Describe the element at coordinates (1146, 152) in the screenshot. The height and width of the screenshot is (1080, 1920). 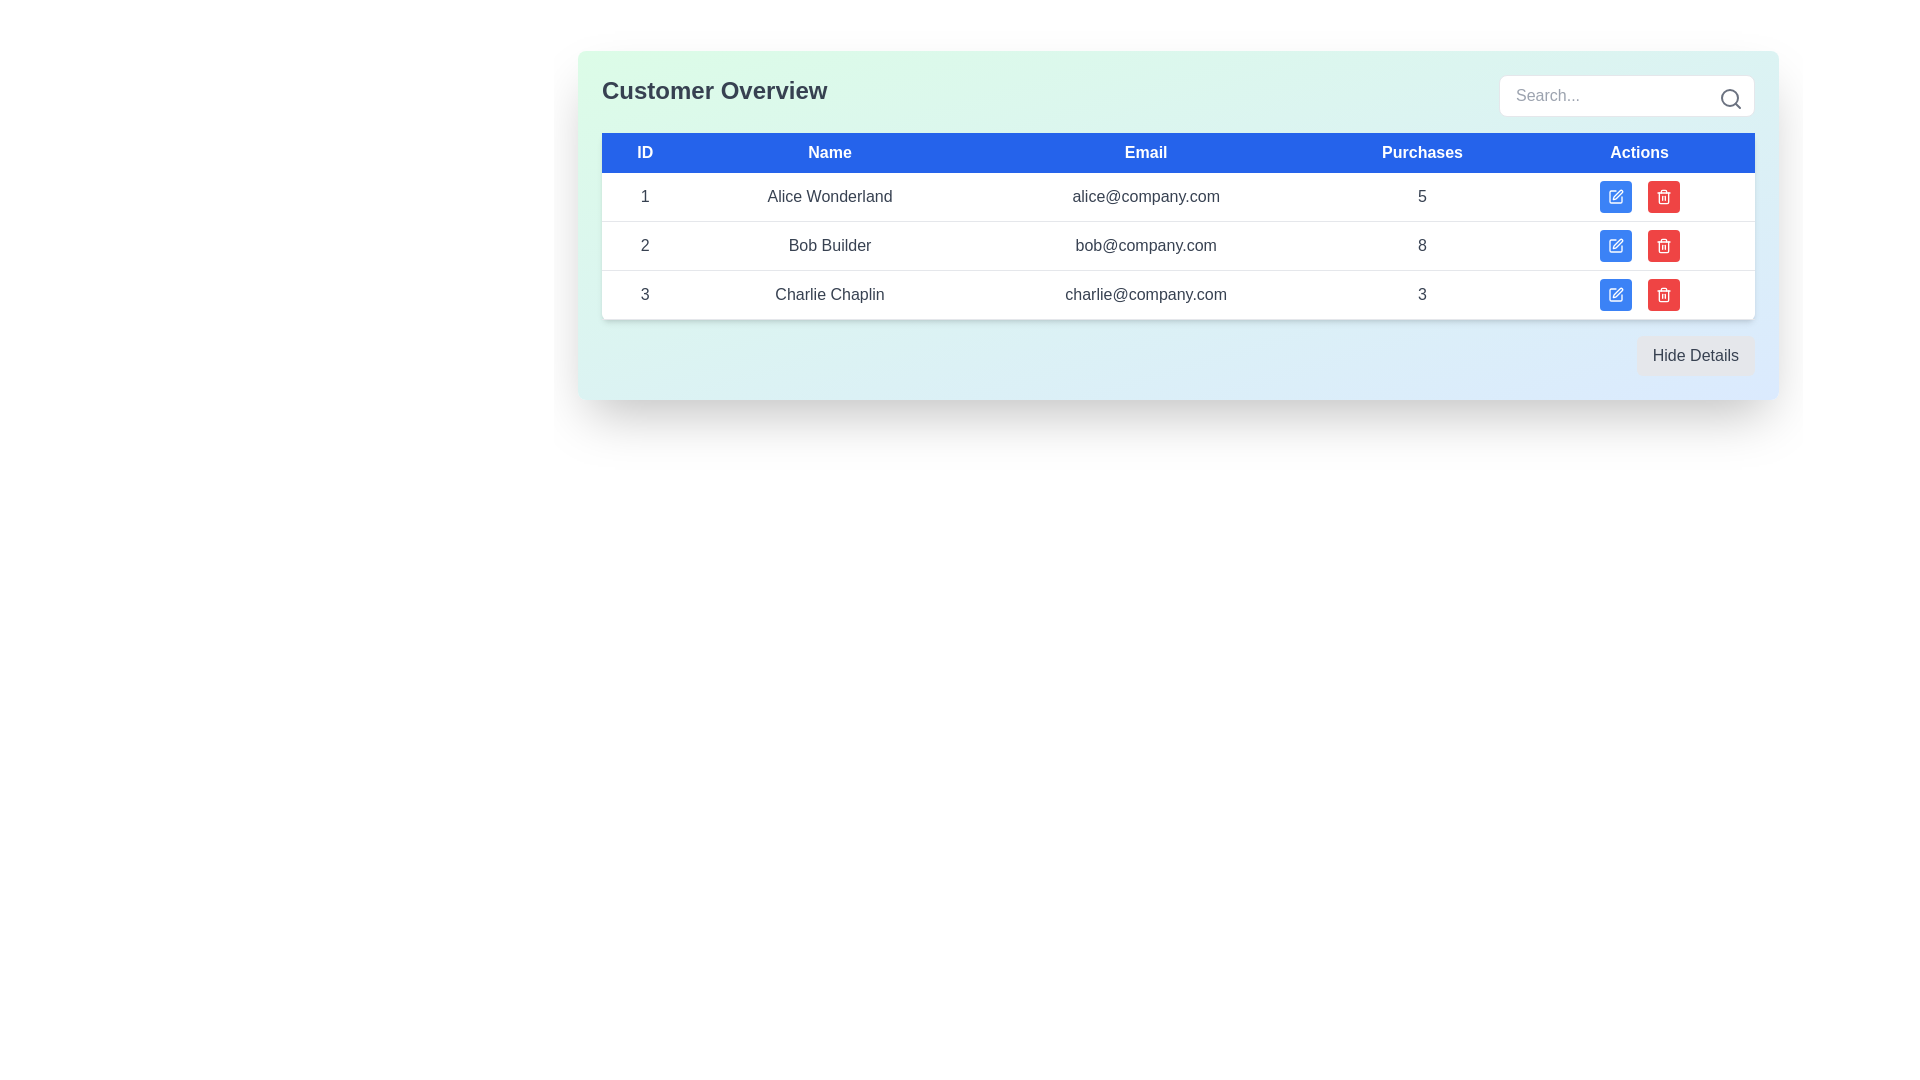
I see `the 'Email' header text label, which is the third header in a table-like structure, displayed in white text on a blue background` at that location.